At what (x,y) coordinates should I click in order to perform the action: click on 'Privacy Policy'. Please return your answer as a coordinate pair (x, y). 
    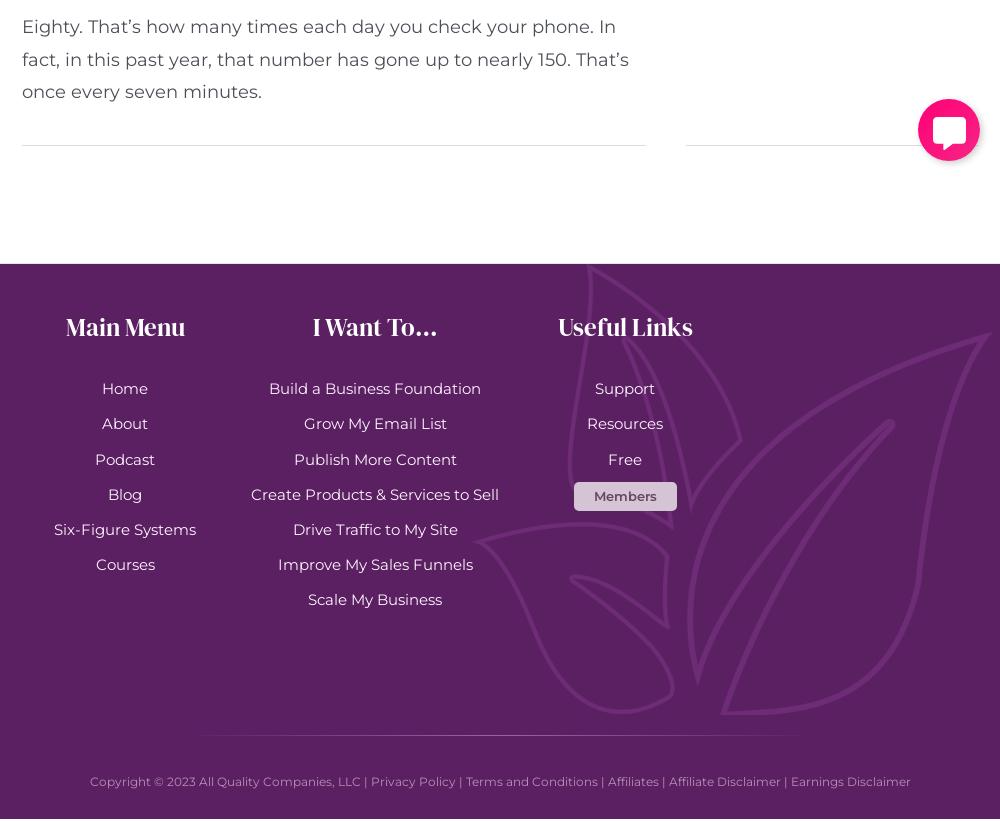
    Looking at the image, I should click on (369, 781).